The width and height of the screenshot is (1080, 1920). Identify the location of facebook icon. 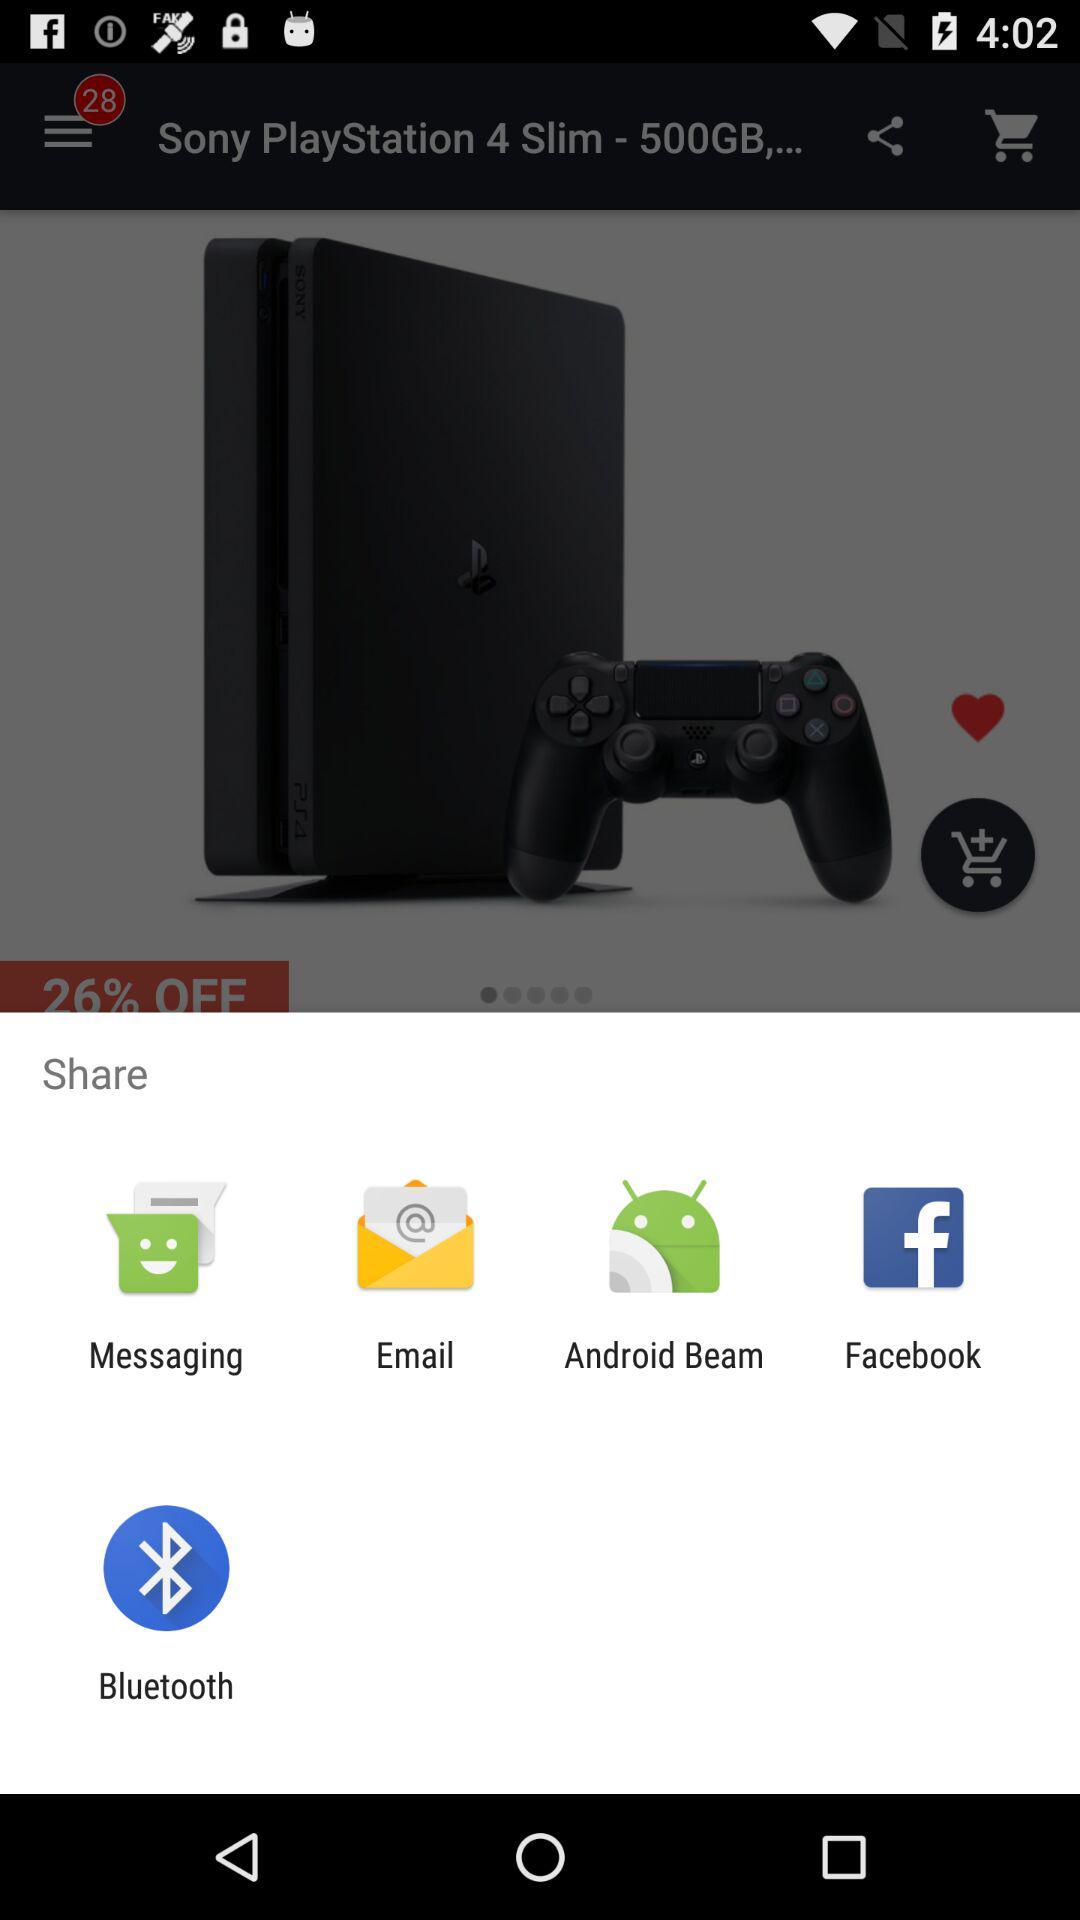
(913, 1374).